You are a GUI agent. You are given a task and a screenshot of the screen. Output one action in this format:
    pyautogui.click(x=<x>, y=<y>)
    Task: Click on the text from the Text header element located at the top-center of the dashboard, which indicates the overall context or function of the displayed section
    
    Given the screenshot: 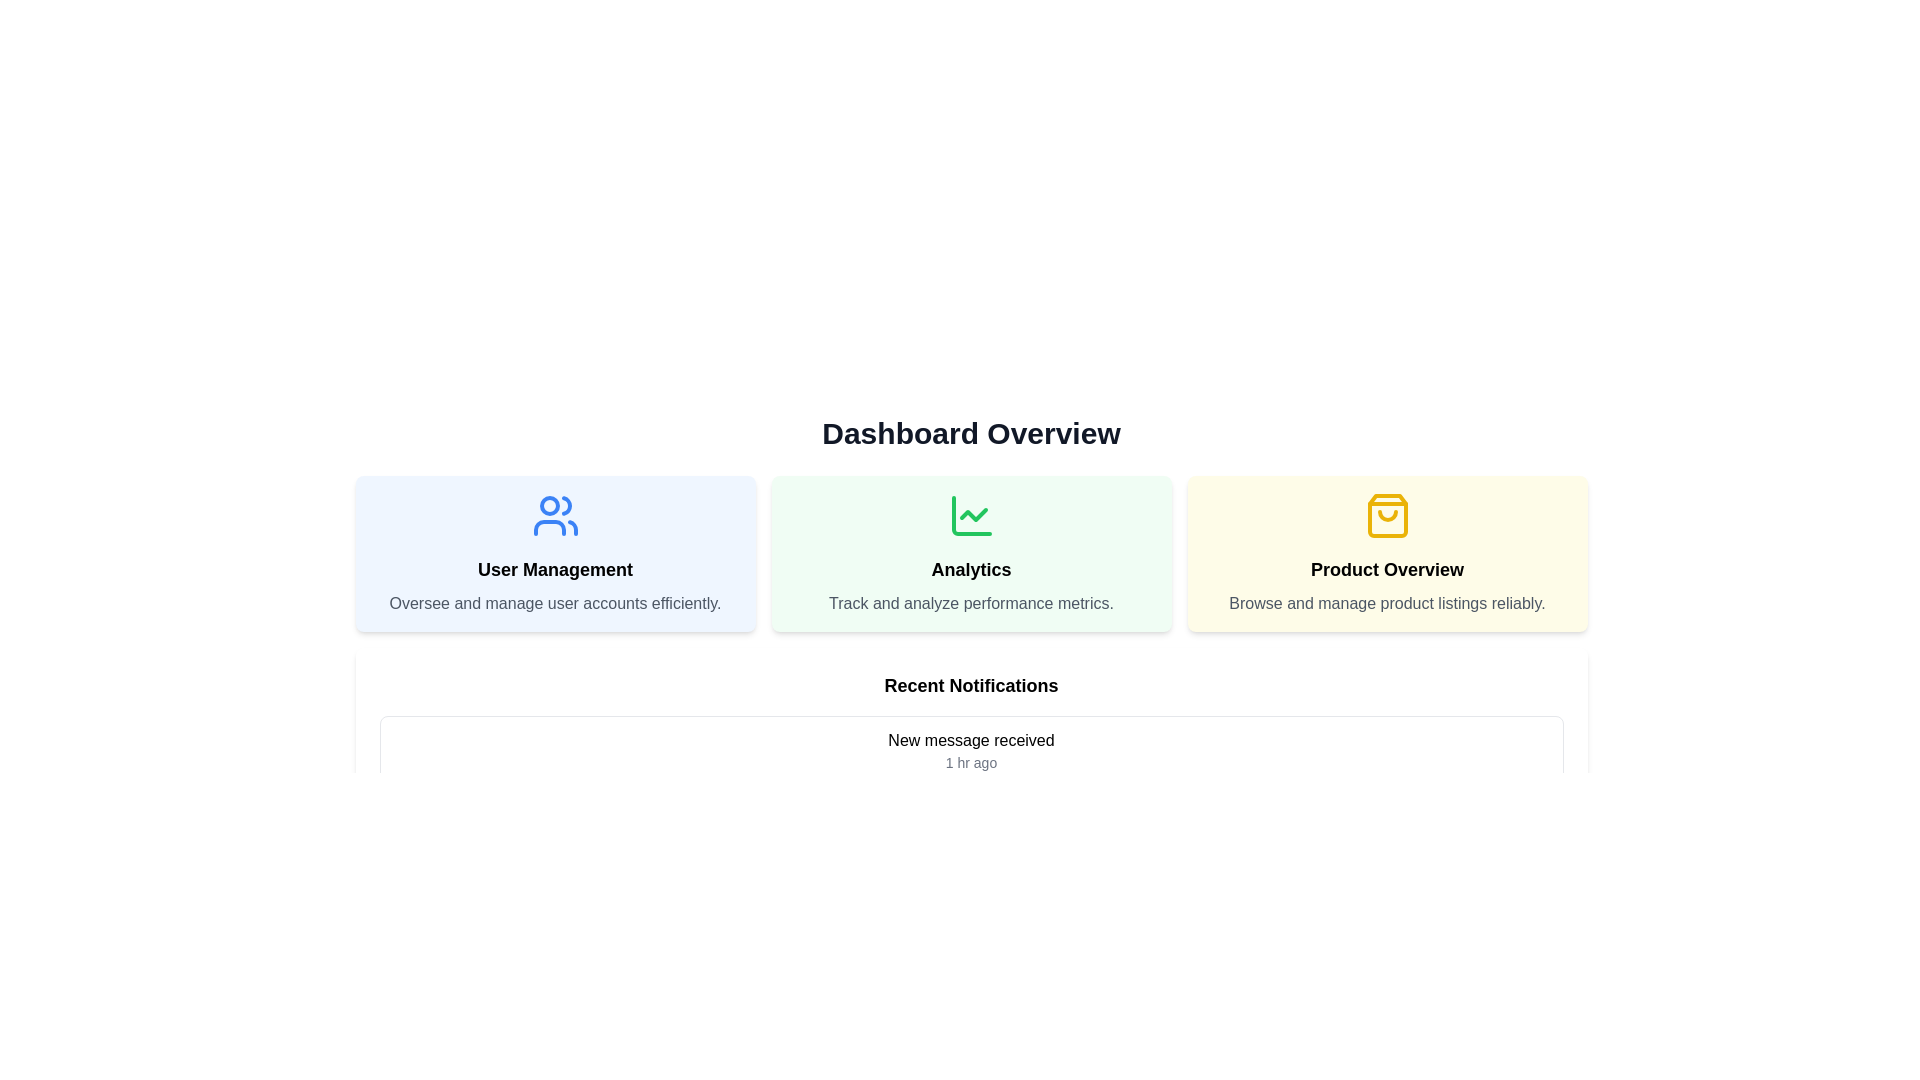 What is the action you would take?
    pyautogui.click(x=971, y=433)
    